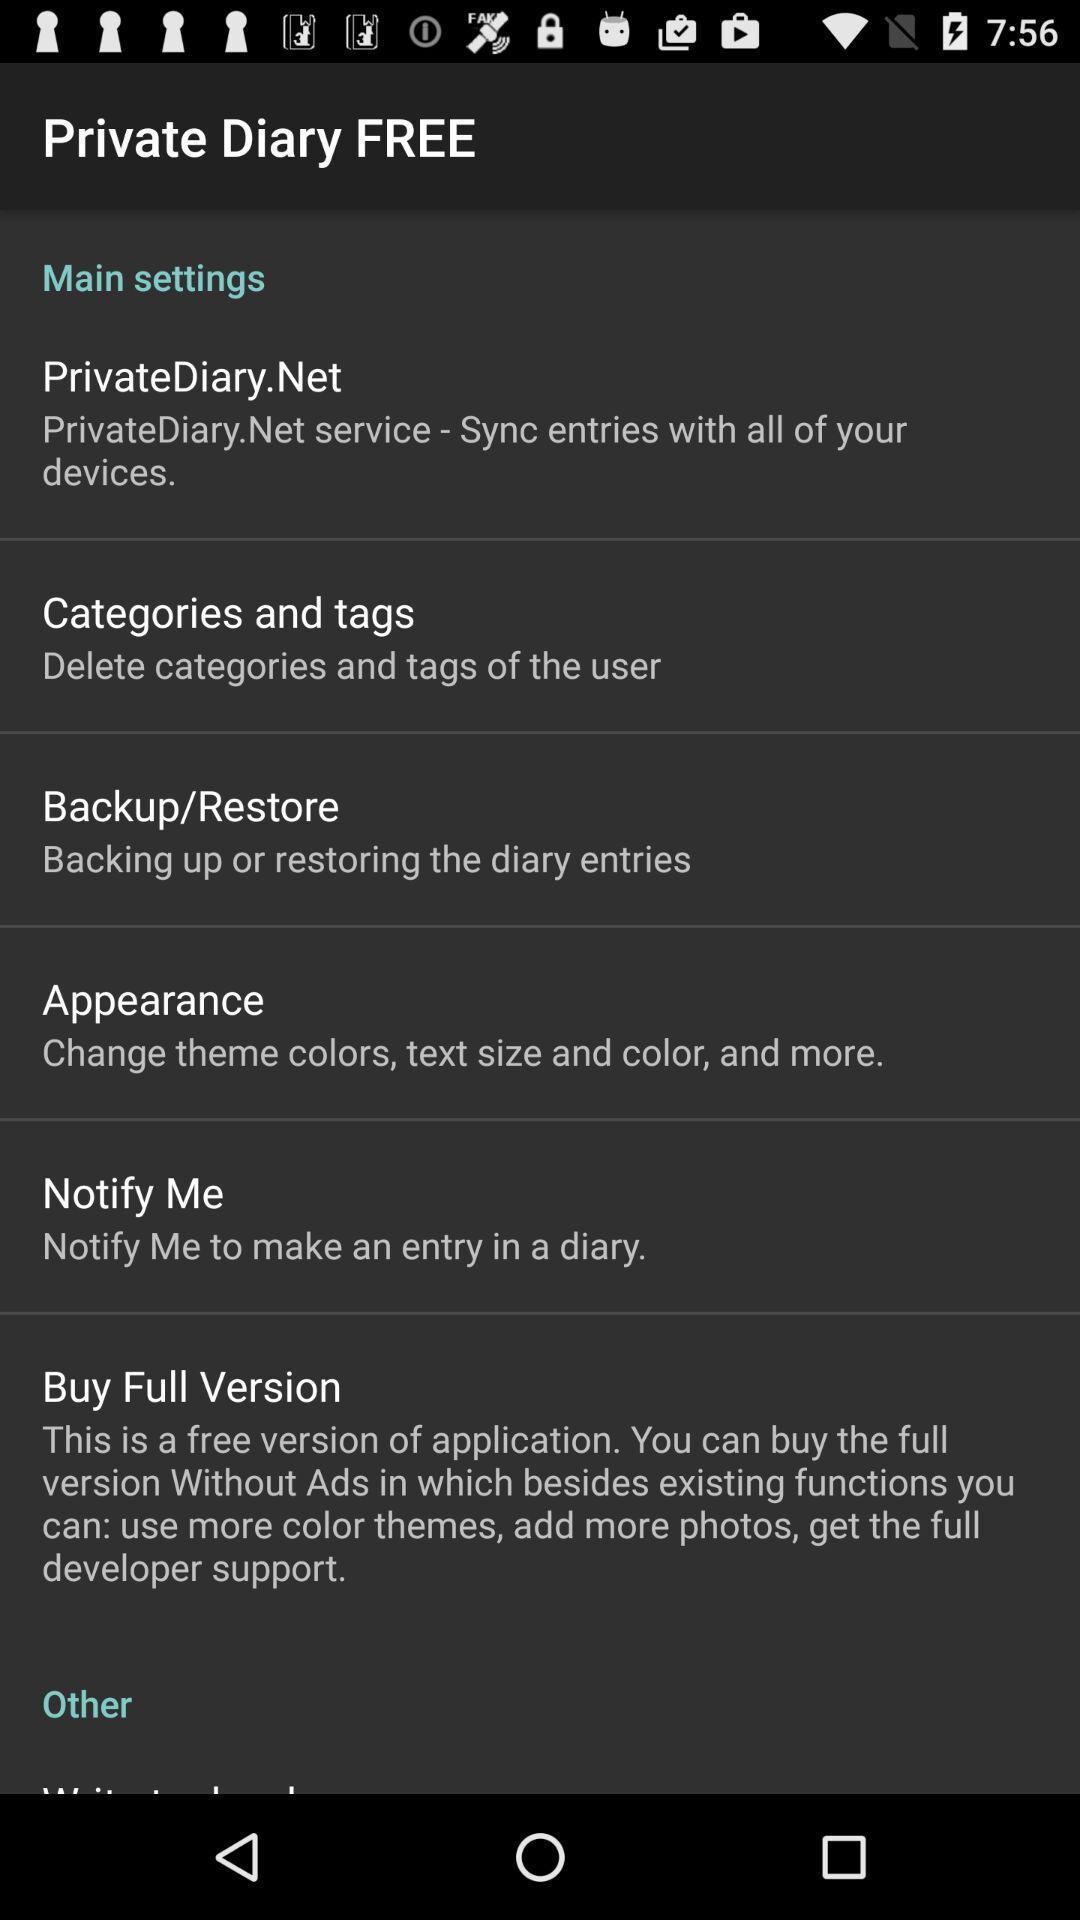 This screenshot has height=1920, width=1080. I want to click on app above the privatediary.net icon, so click(540, 254).